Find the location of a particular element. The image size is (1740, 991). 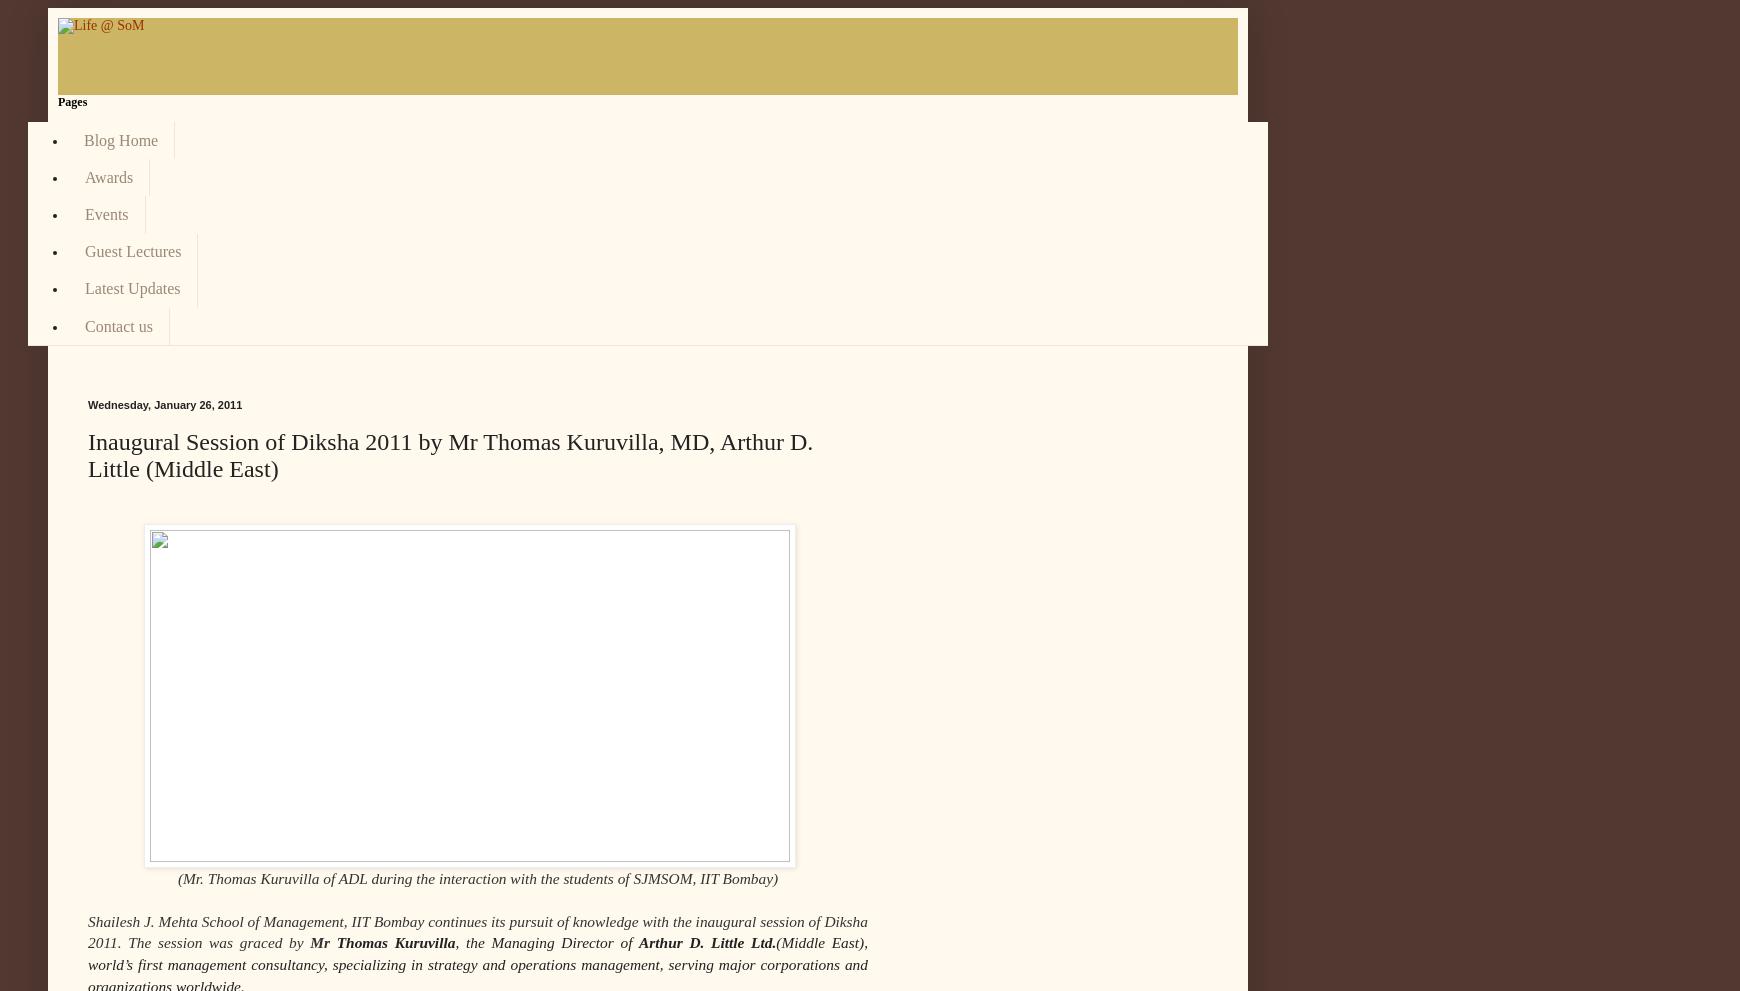

'Guest Lectures' is located at coordinates (84, 251).